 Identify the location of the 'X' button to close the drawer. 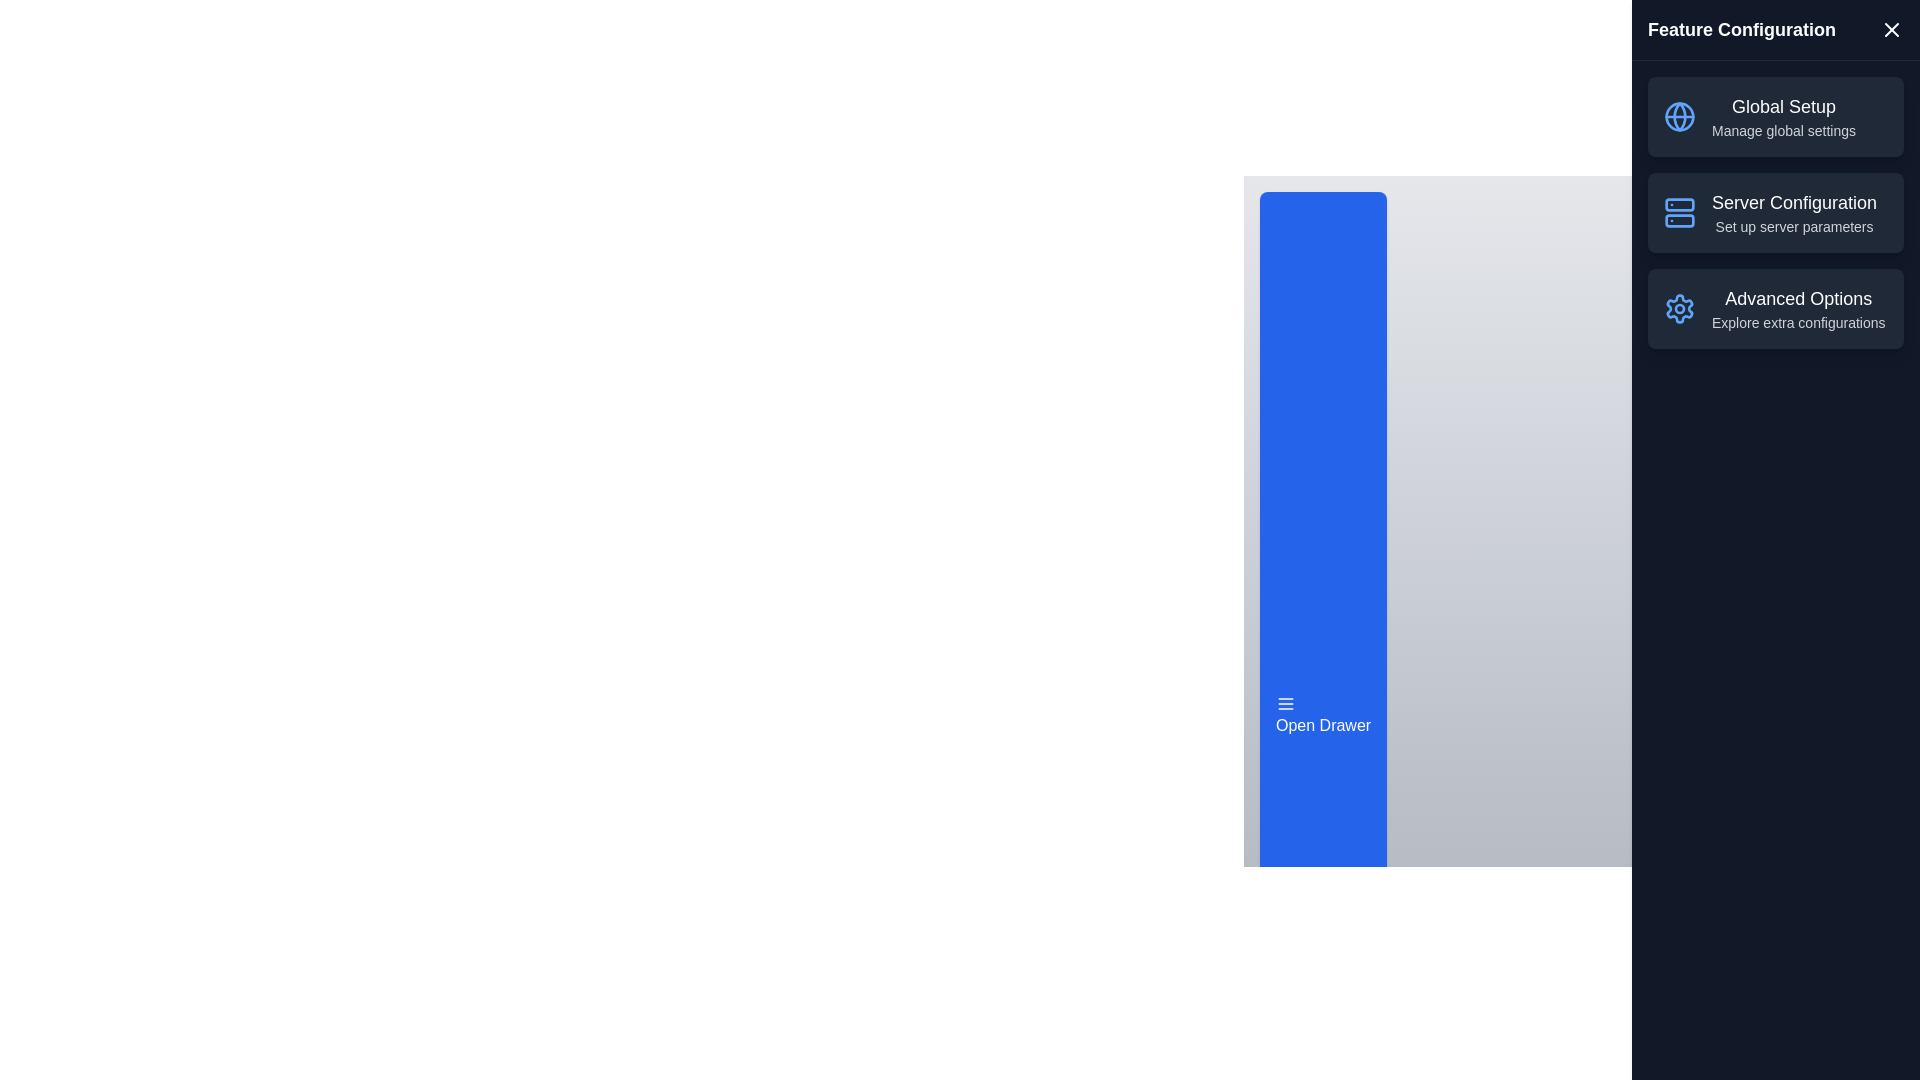
(1890, 30).